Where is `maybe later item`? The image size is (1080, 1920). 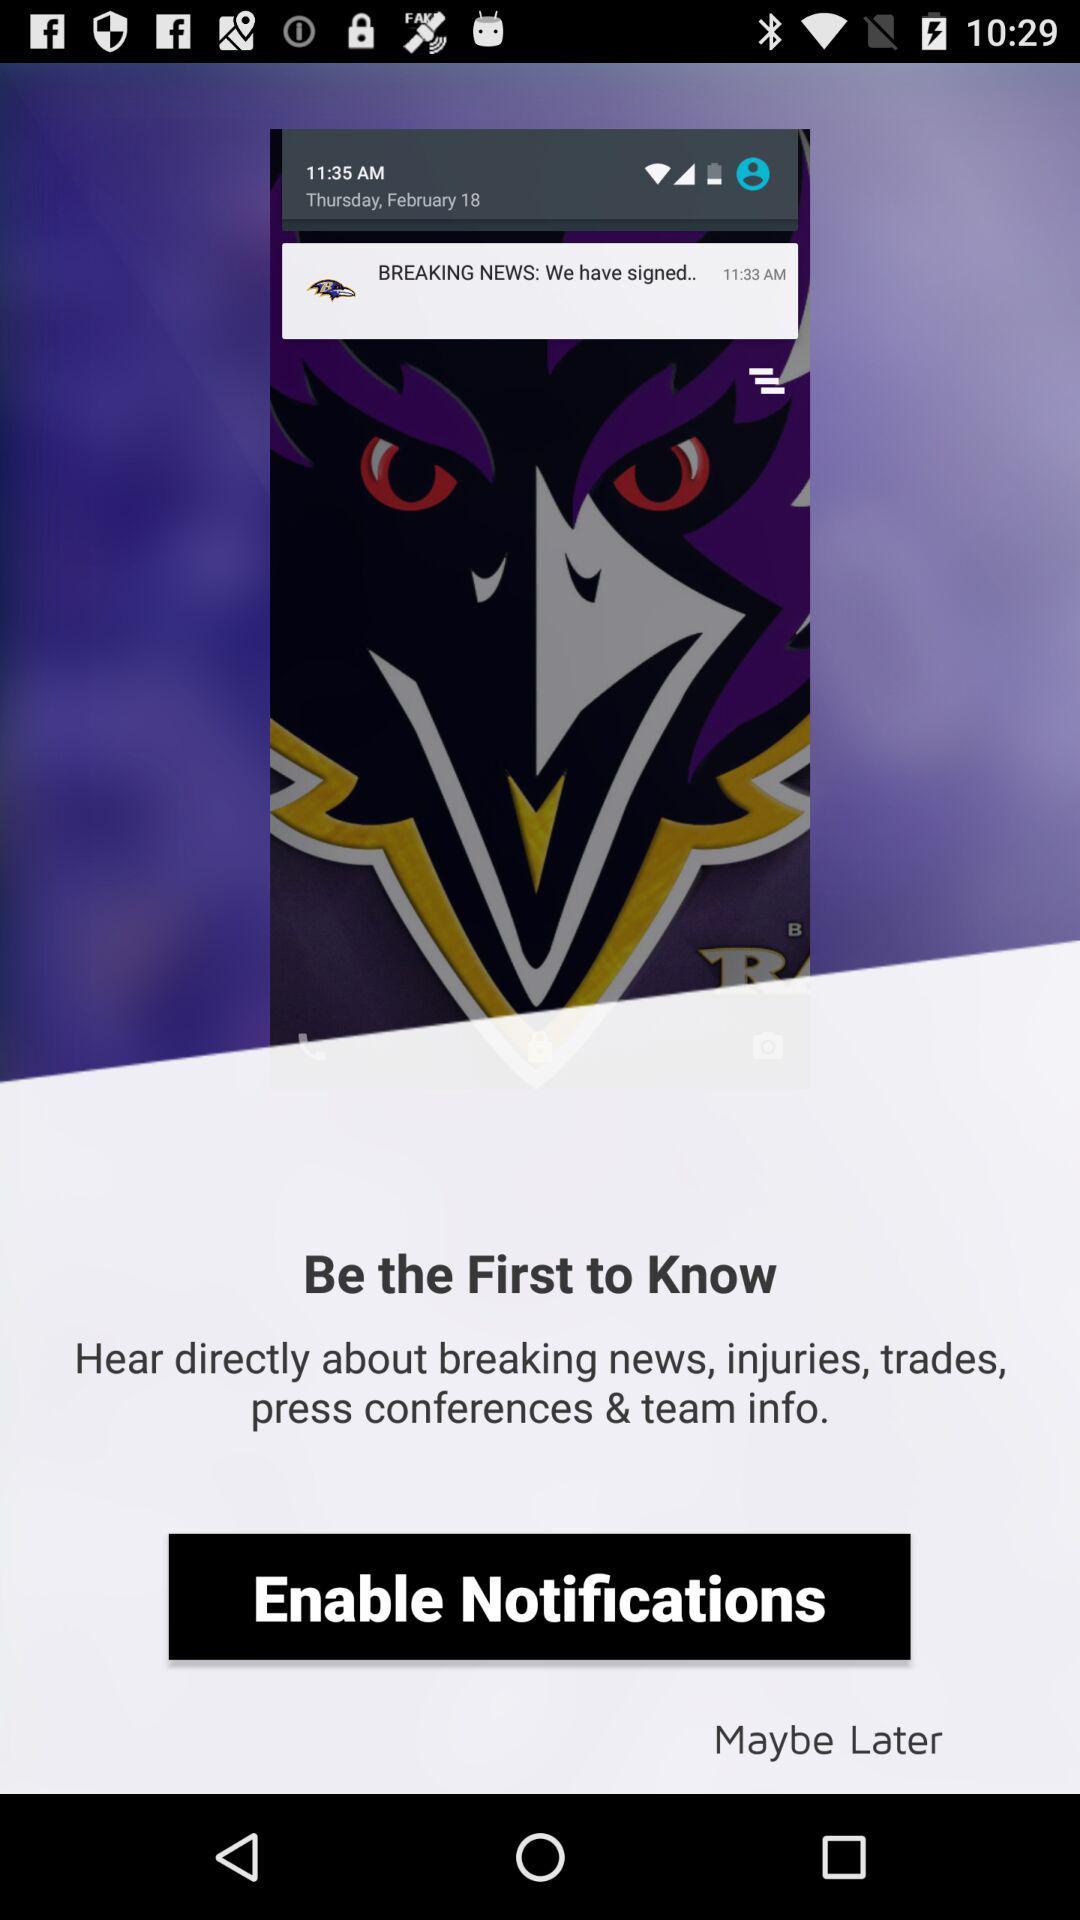
maybe later item is located at coordinates (828, 1736).